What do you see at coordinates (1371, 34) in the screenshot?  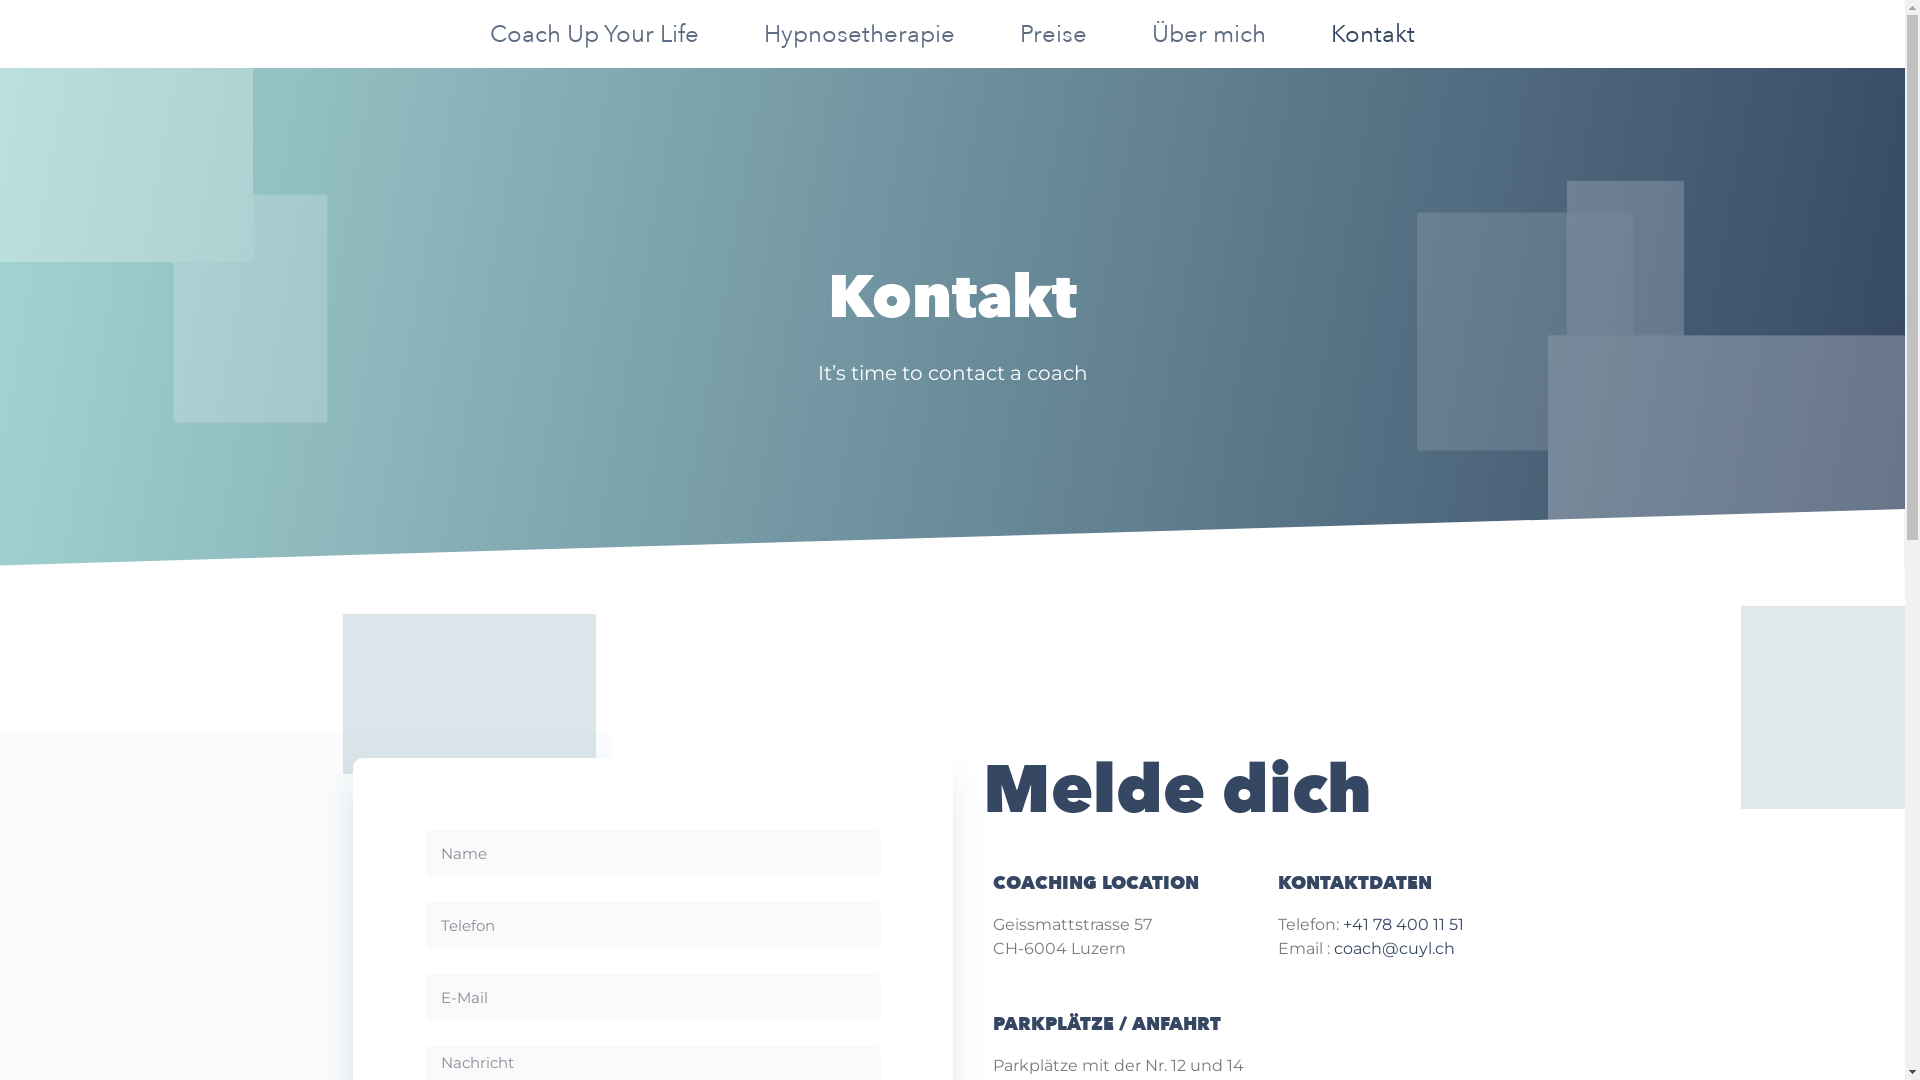 I see `'Kontakt'` at bounding box center [1371, 34].